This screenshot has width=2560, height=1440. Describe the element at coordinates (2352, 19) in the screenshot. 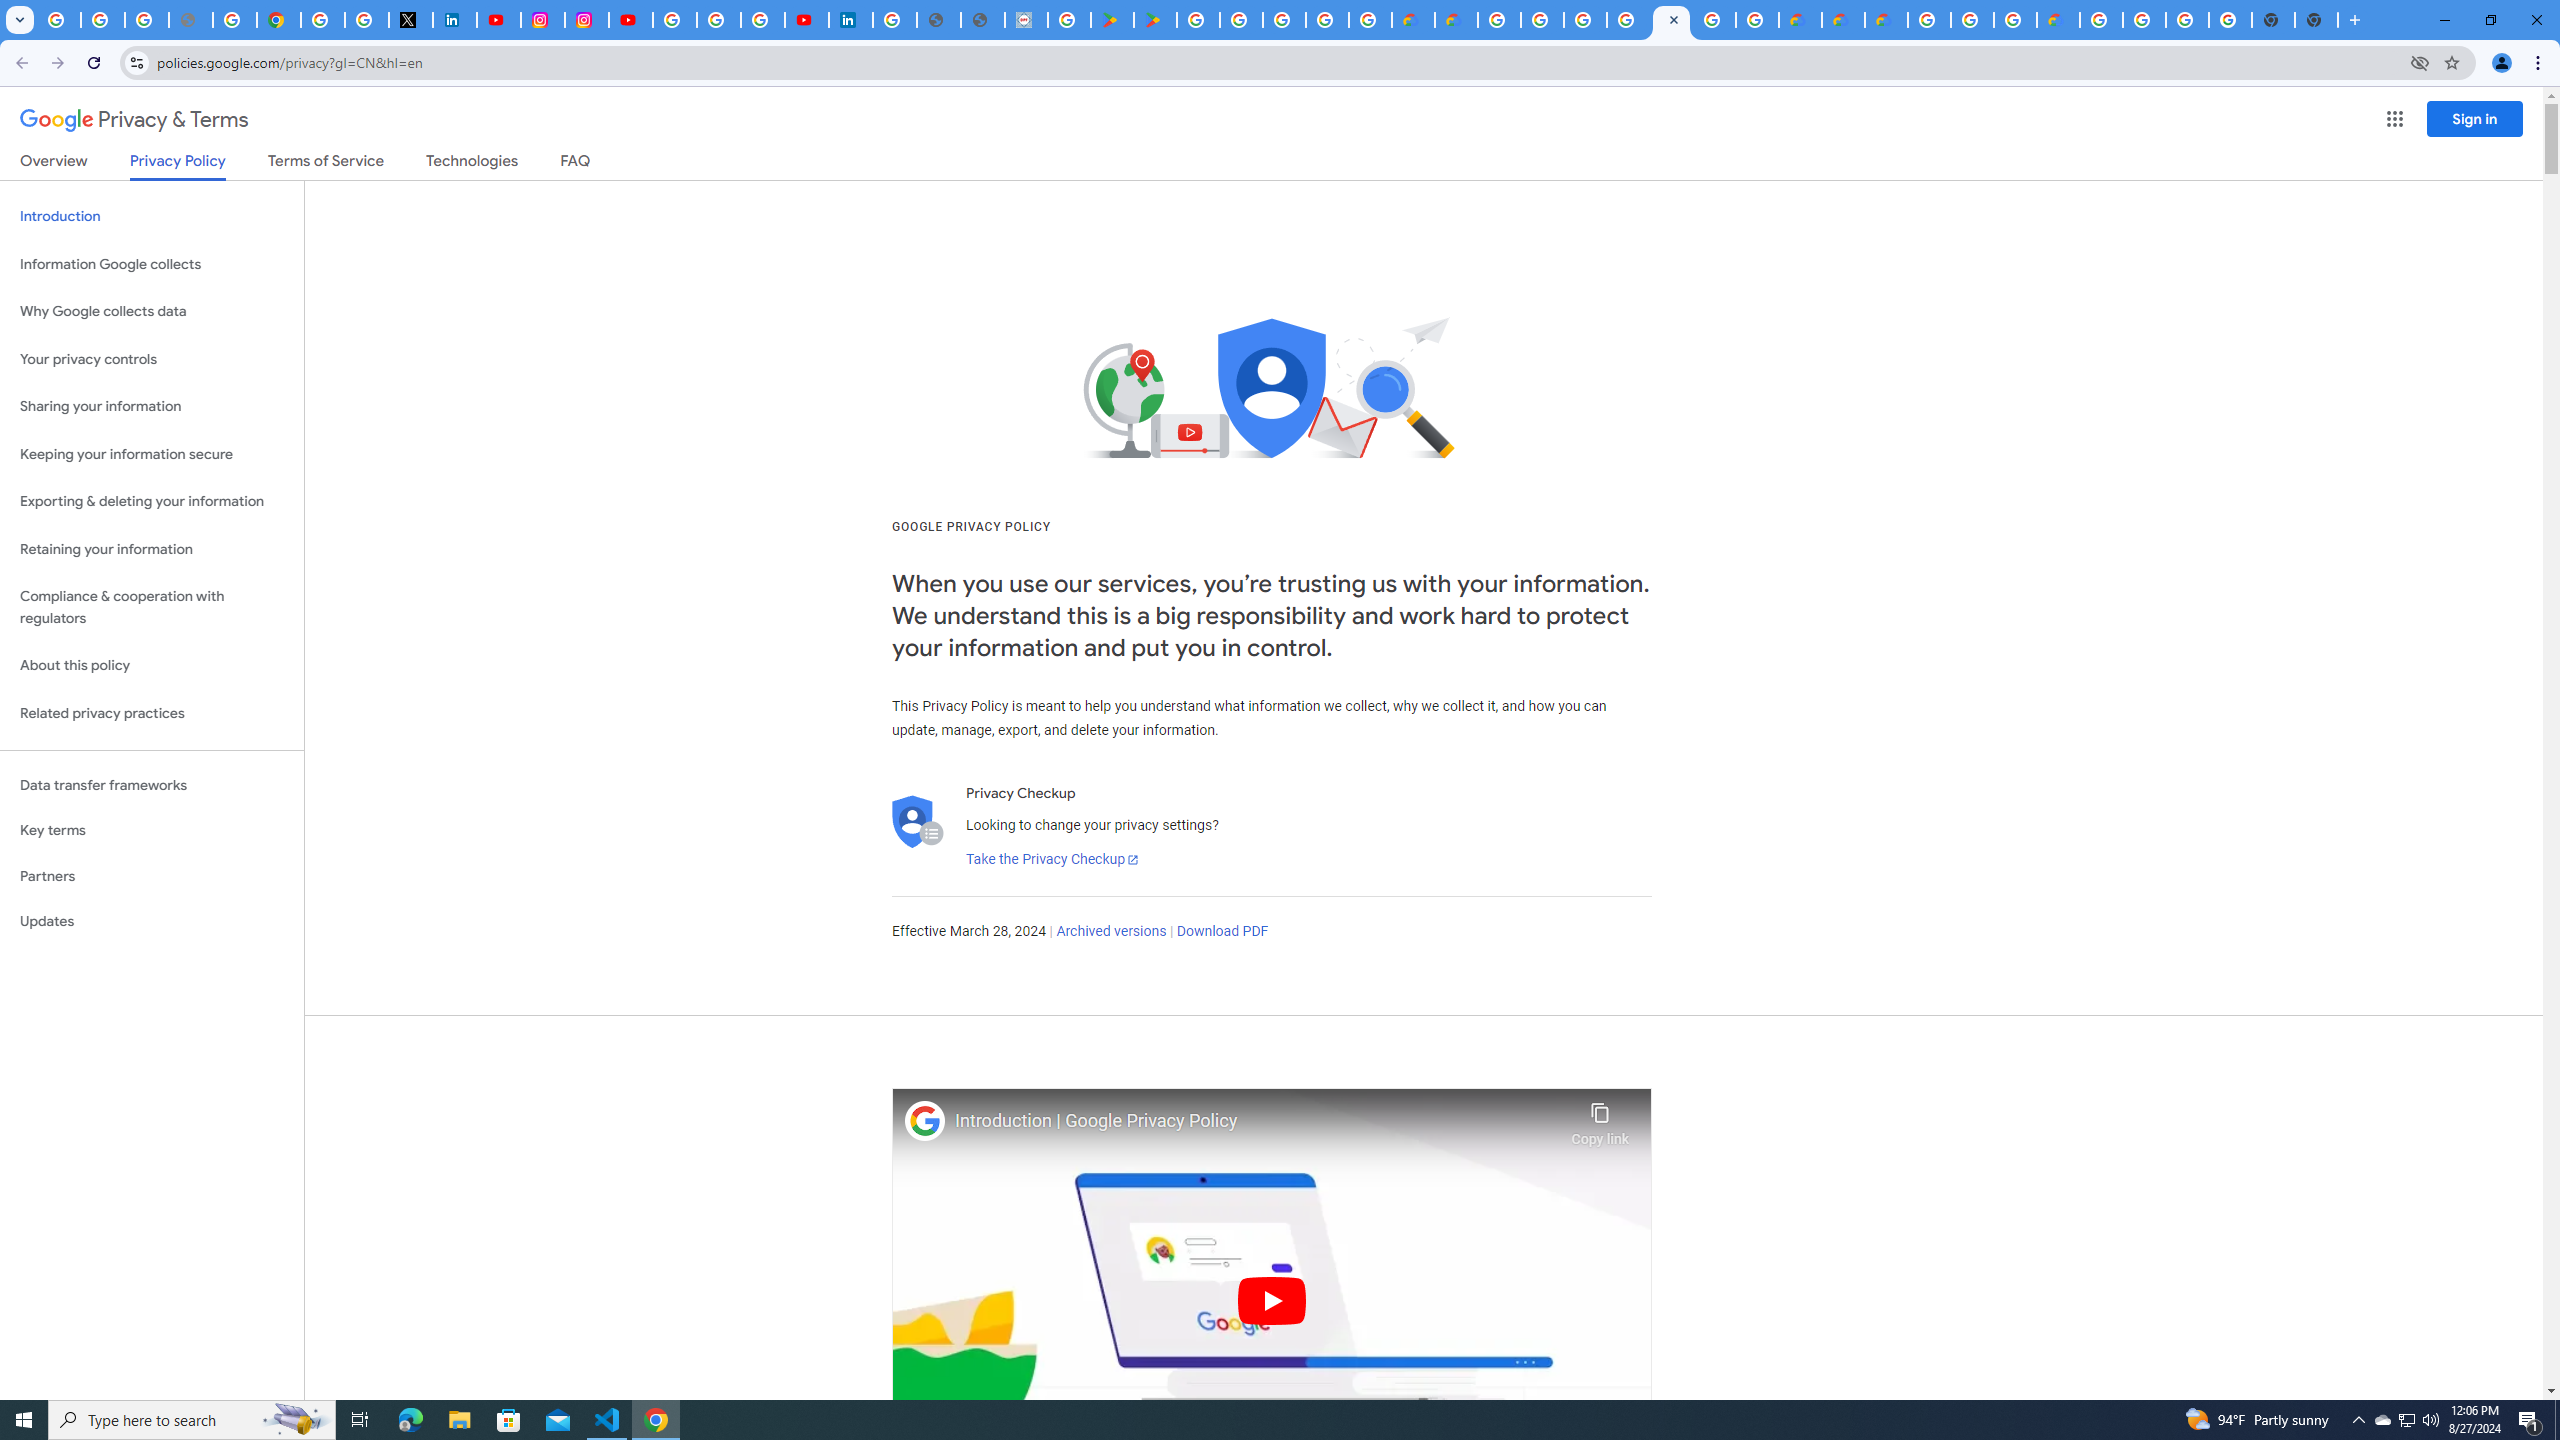

I see `'New Tab'` at that location.